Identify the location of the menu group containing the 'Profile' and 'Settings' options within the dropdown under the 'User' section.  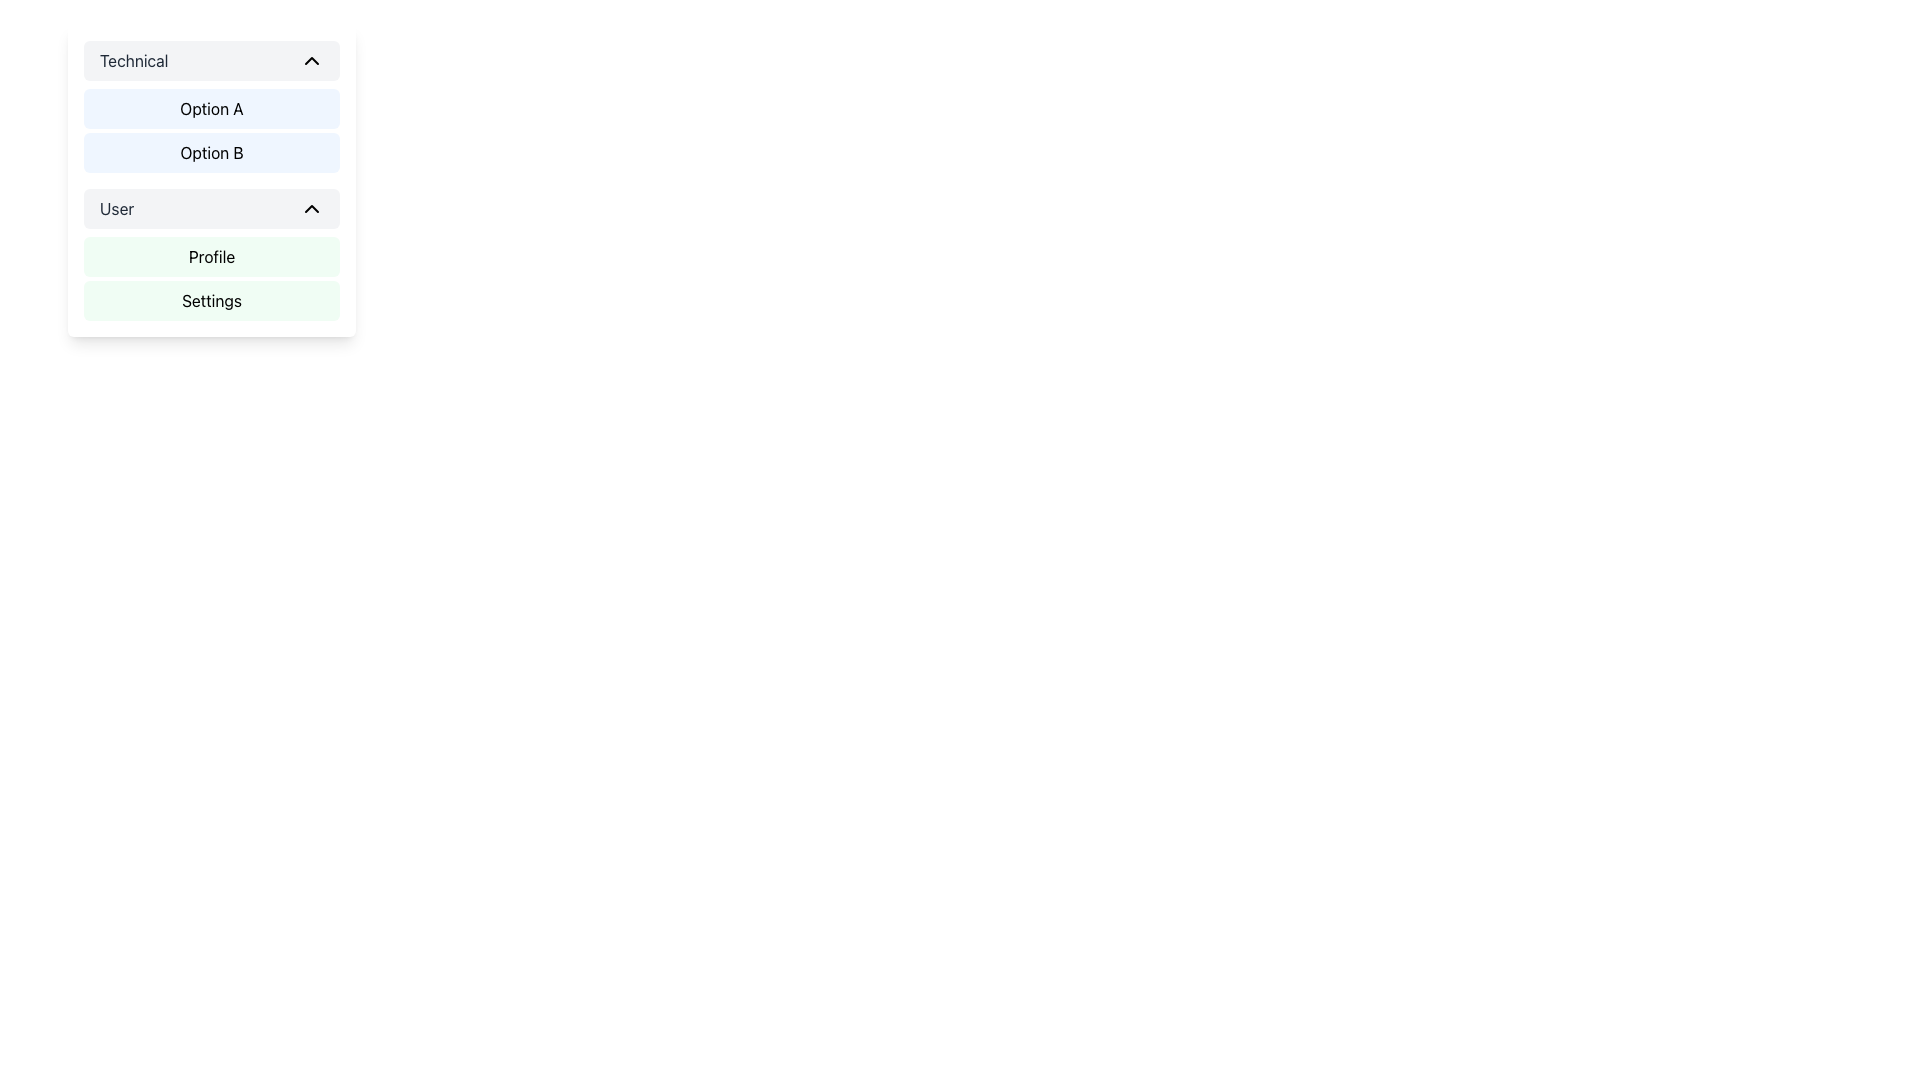
(211, 253).